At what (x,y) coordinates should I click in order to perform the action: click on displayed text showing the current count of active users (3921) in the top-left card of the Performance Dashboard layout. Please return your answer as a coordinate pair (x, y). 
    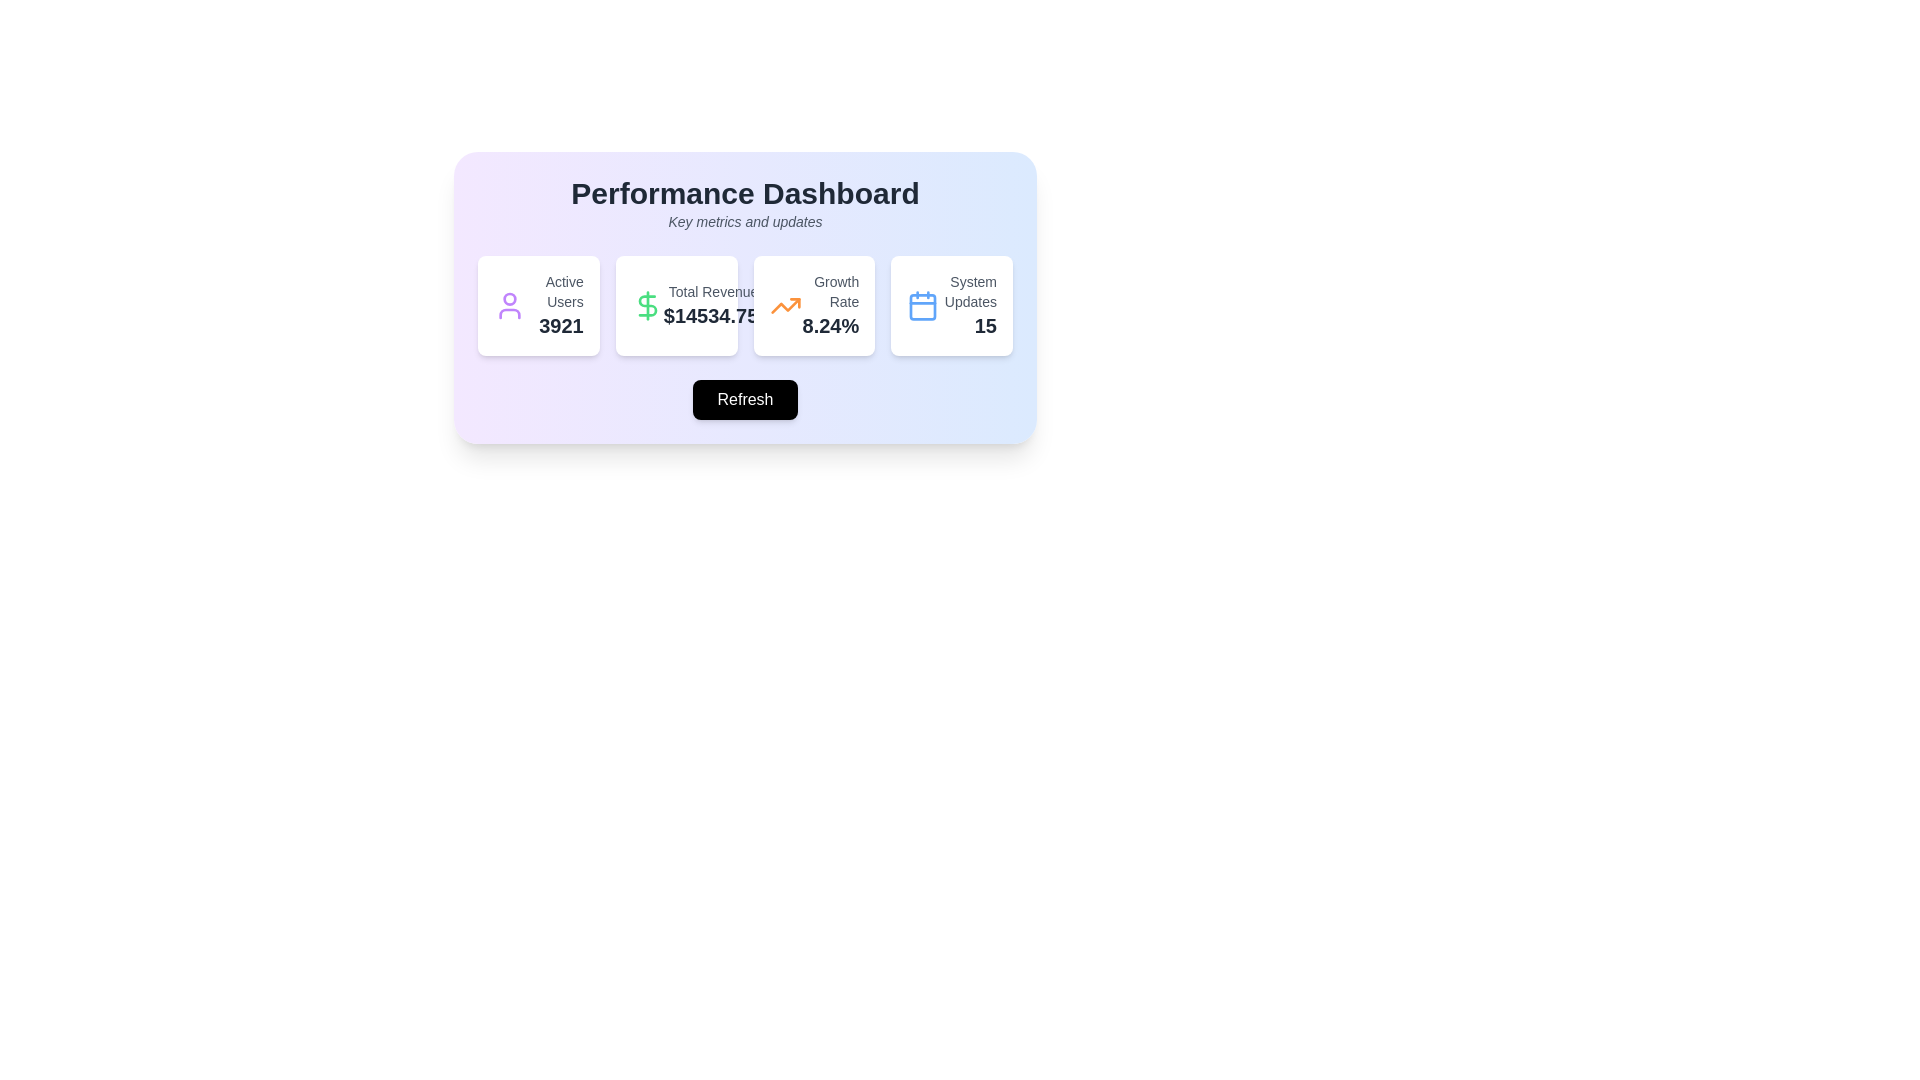
    Looking at the image, I should click on (554, 305).